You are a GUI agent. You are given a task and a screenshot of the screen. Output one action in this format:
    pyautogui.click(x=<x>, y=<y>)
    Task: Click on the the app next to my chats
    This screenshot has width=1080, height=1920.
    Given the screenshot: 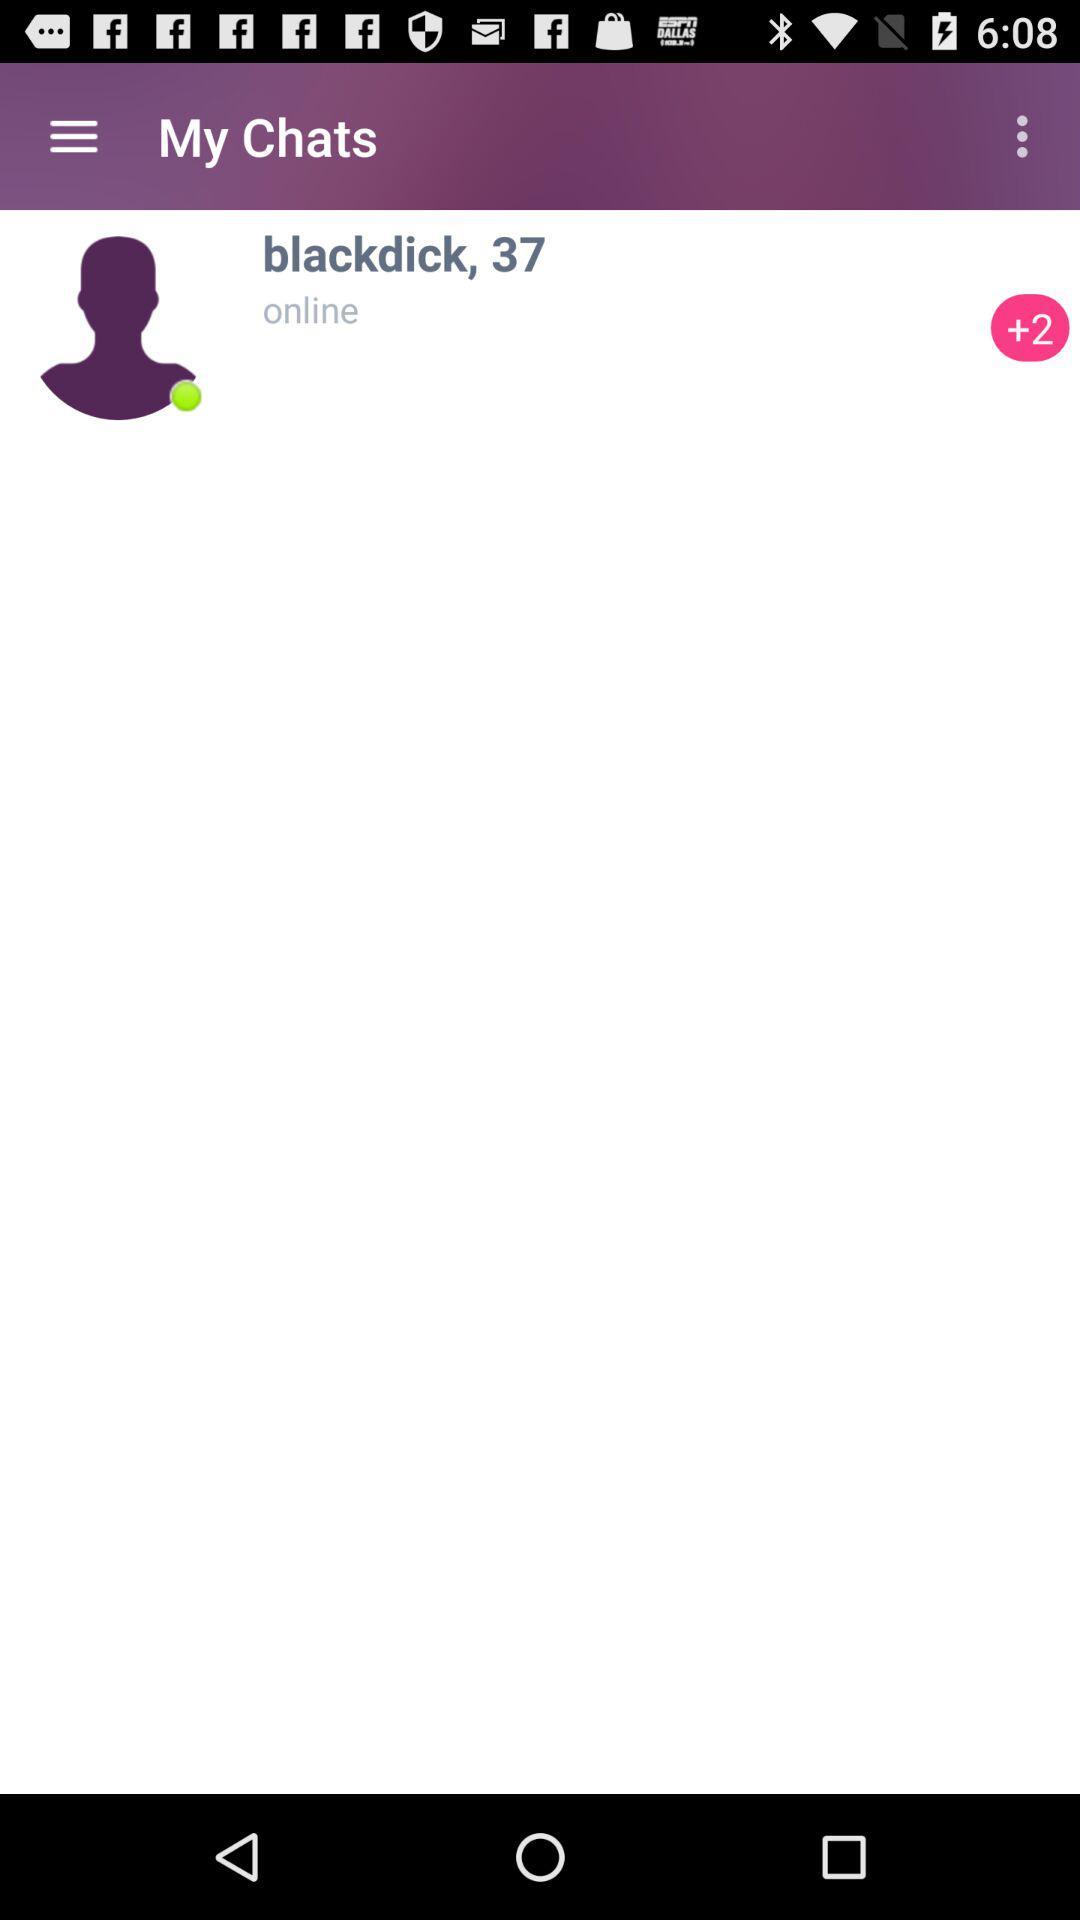 What is the action you would take?
    pyautogui.click(x=1027, y=135)
    